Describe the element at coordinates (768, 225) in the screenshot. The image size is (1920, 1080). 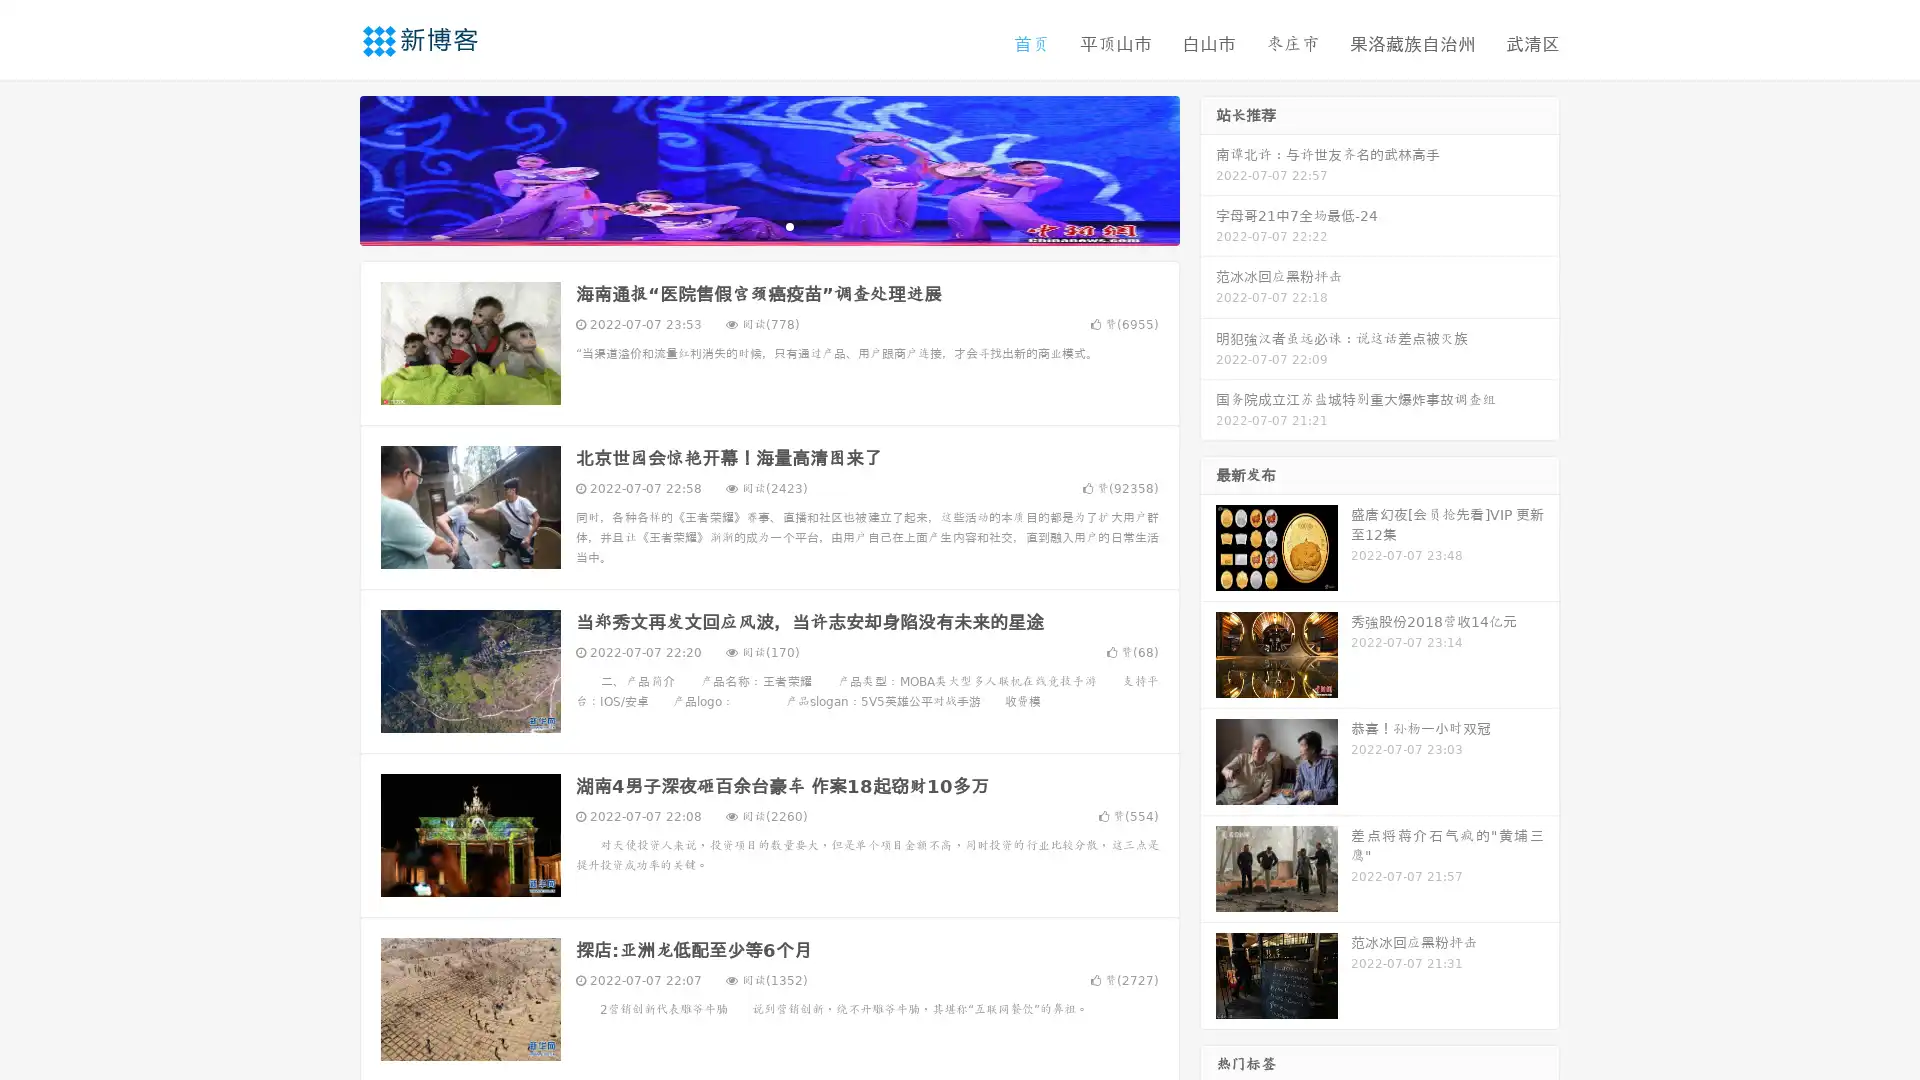
I see `Go to slide 2` at that location.